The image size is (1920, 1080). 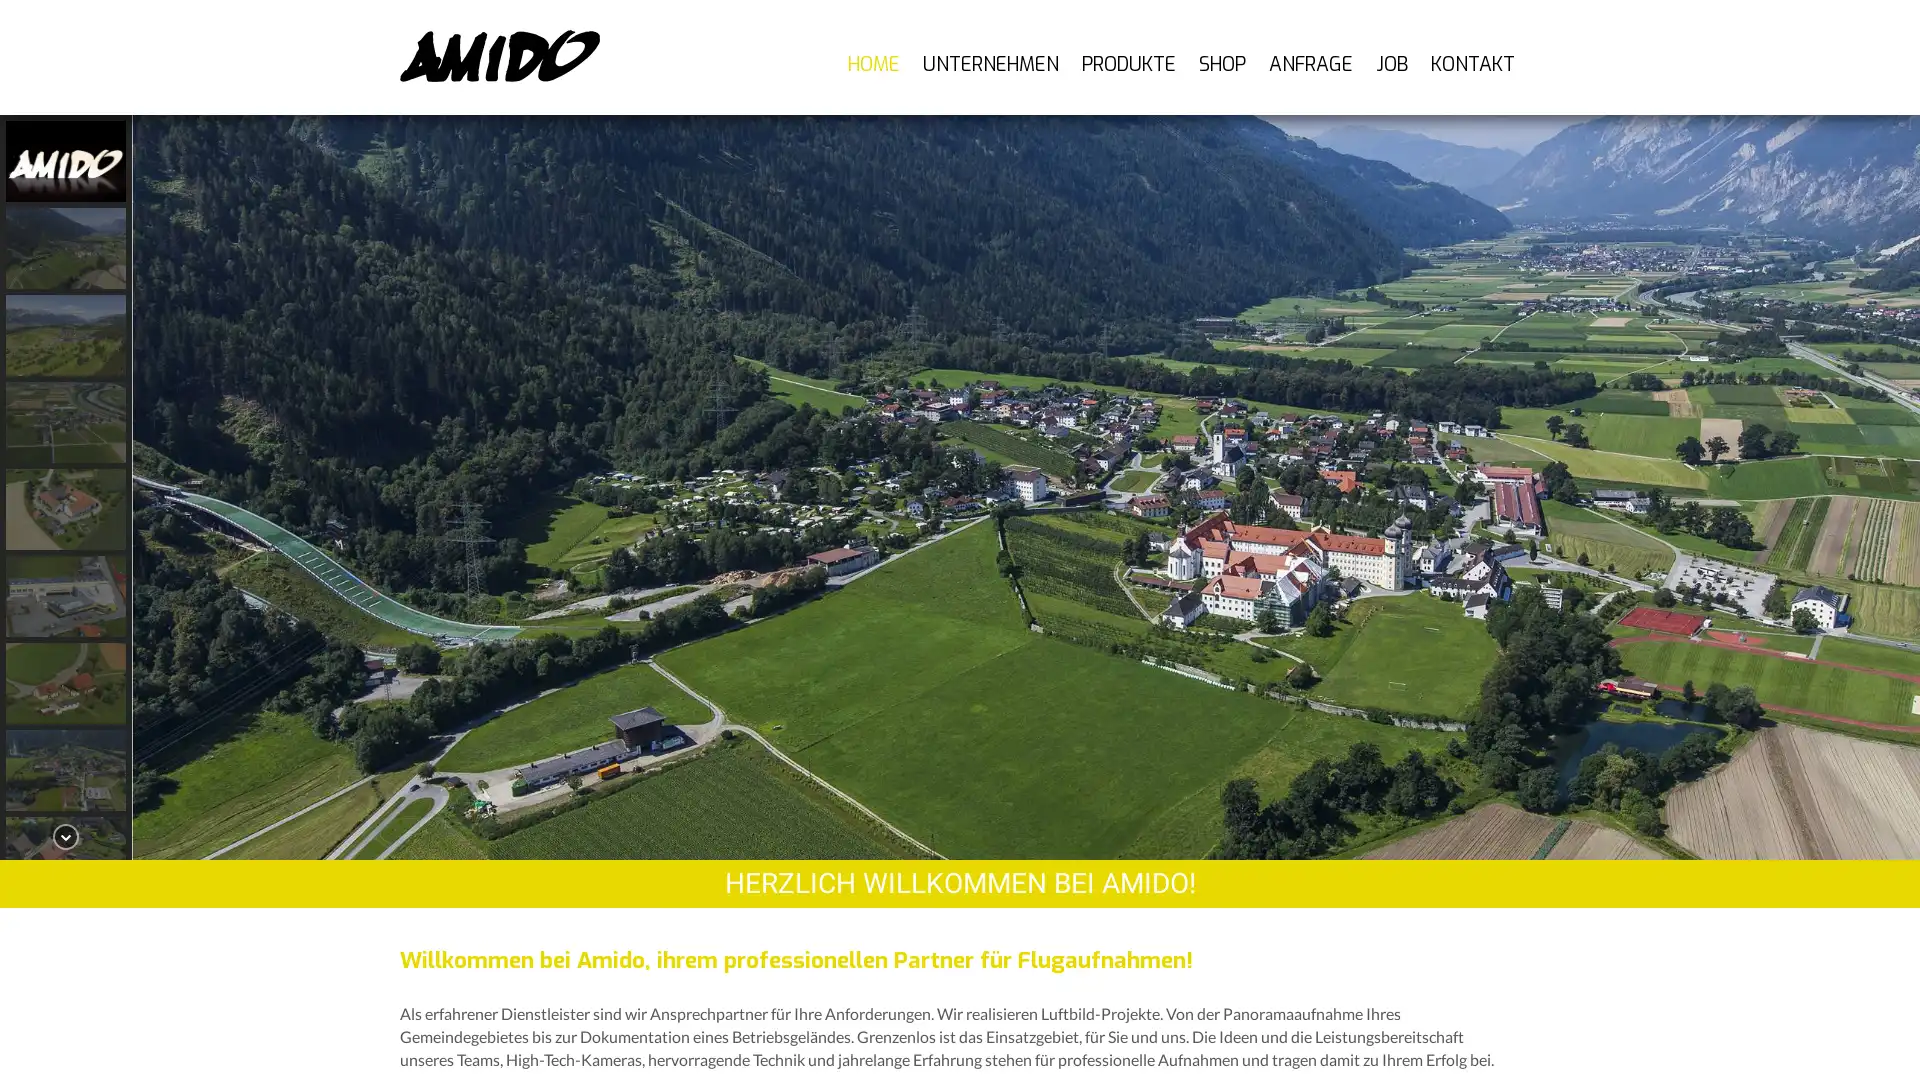 What do you see at coordinates (66, 1031) in the screenshot?
I see `Thumbnail 5 - copy - copy - copy - copy - copy` at bounding box center [66, 1031].